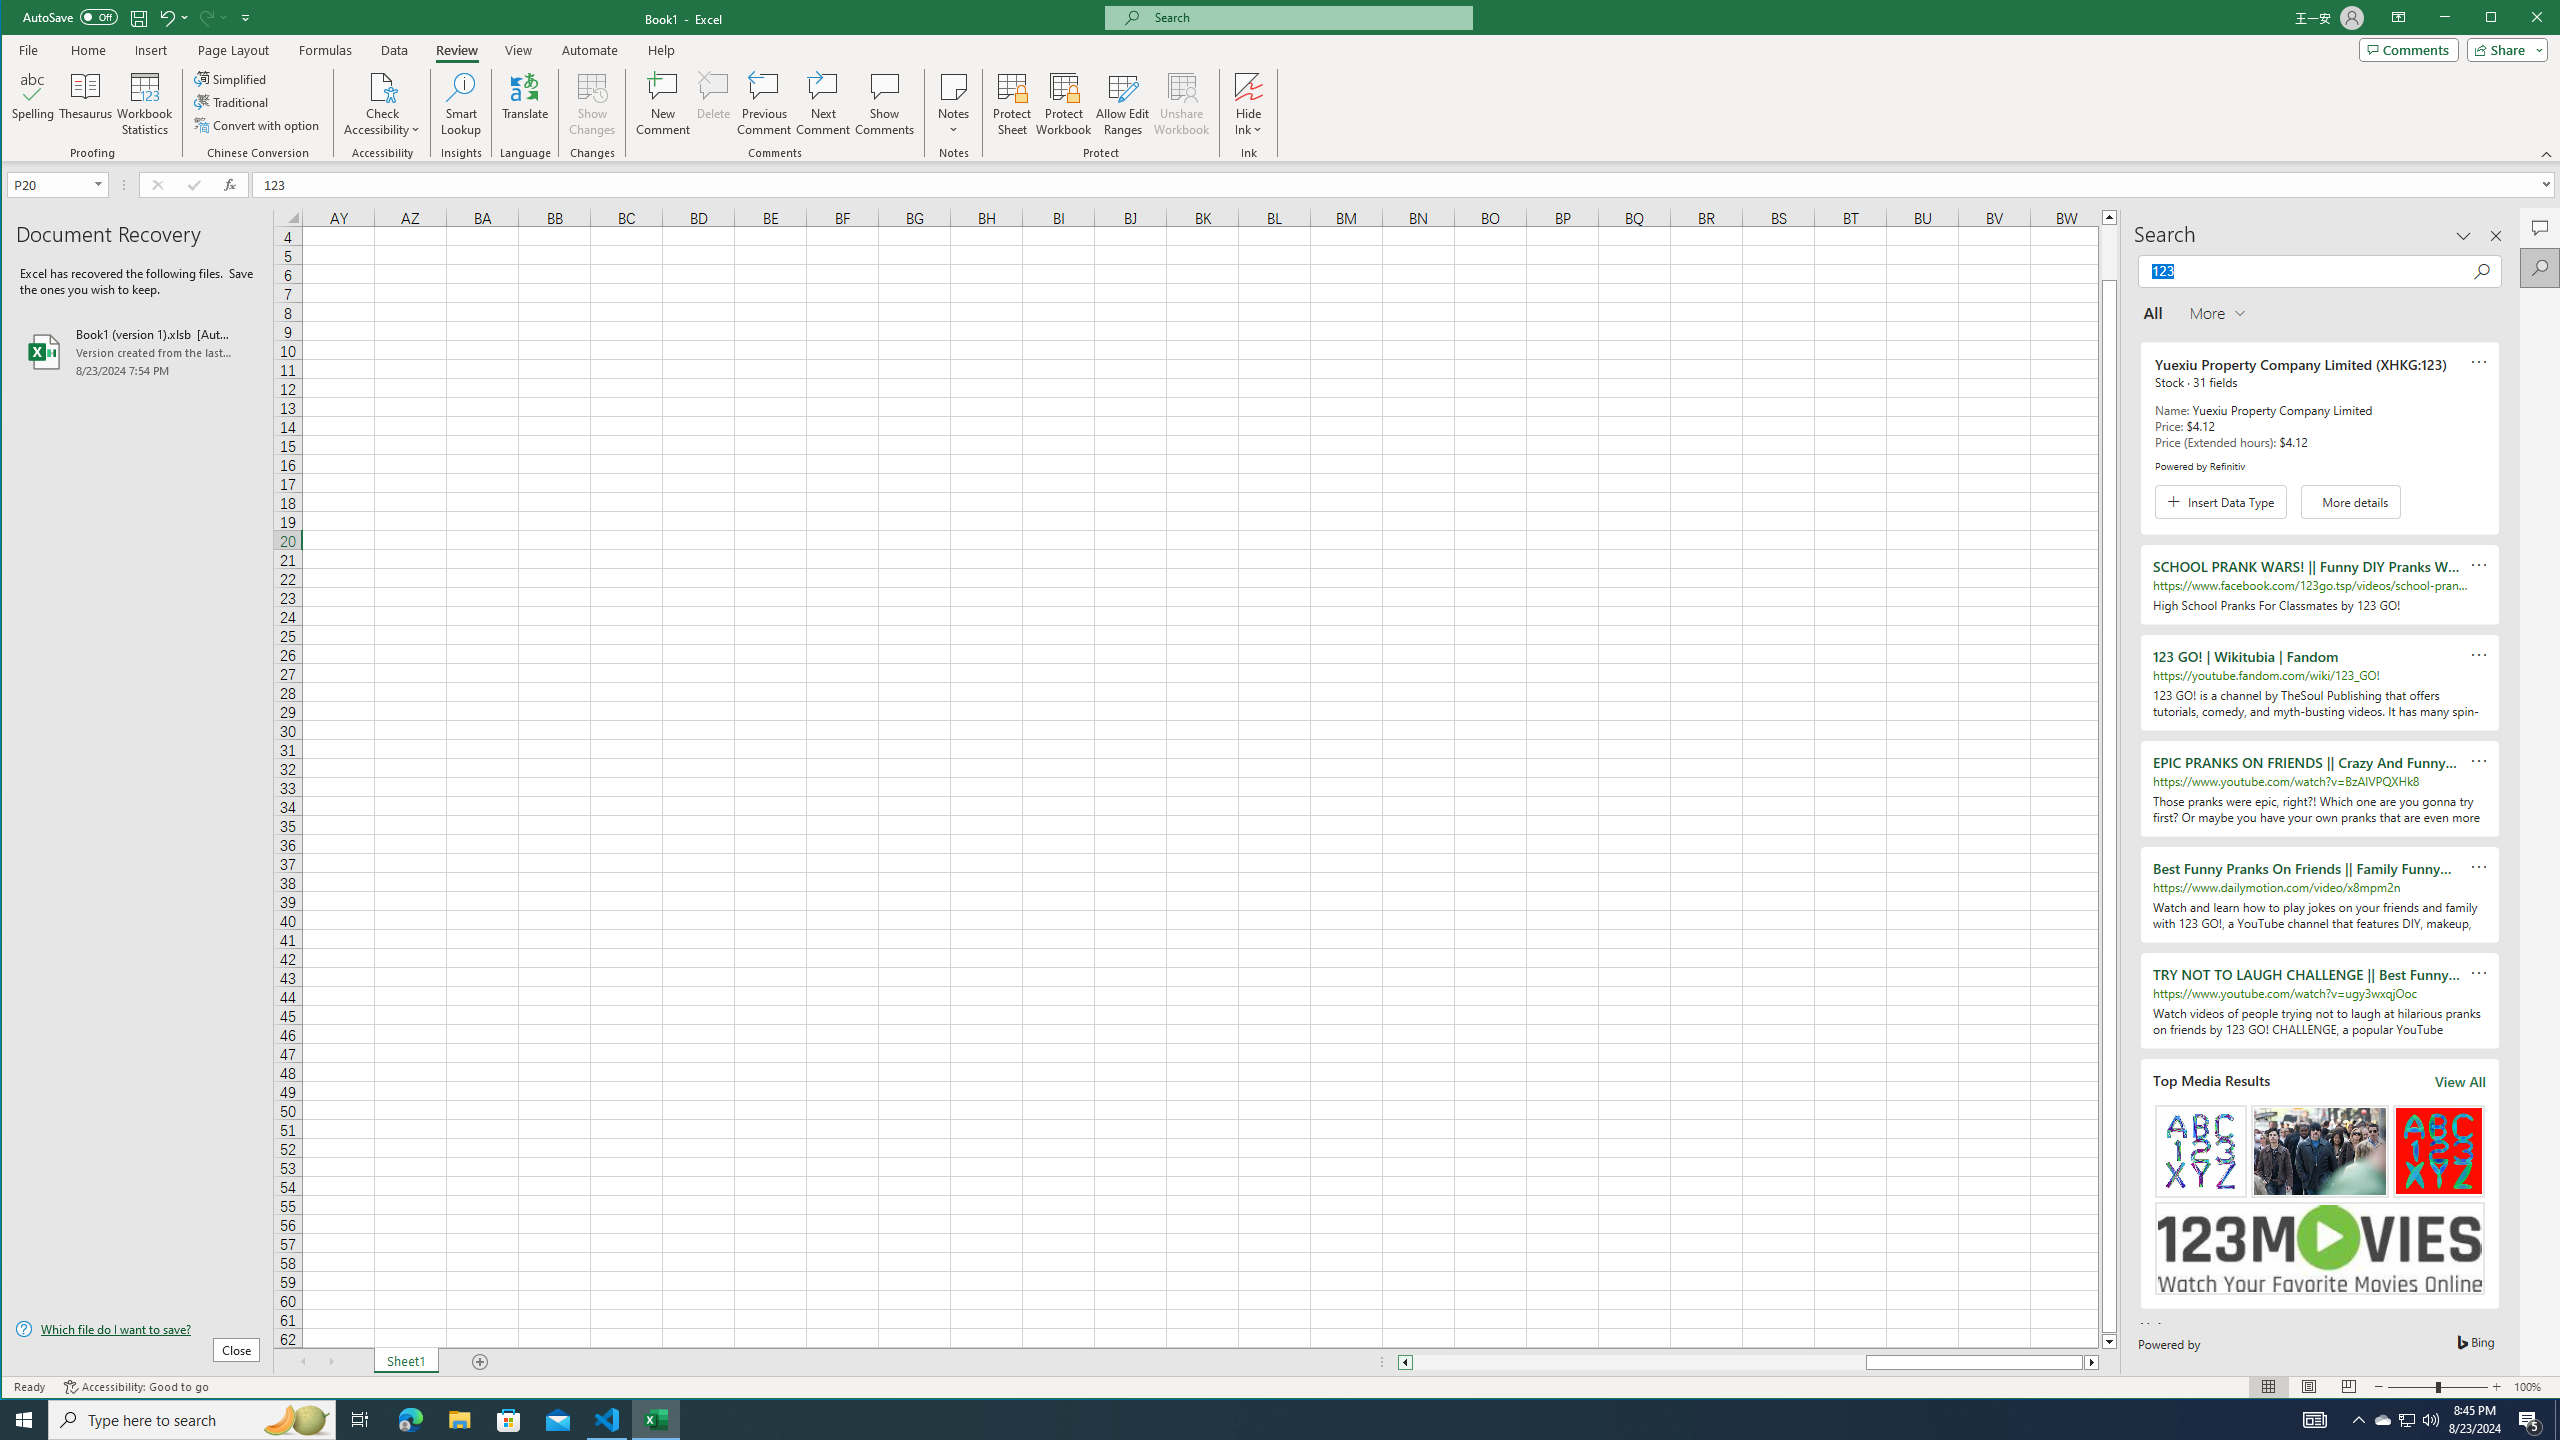 This screenshot has width=2560, height=1440. I want to click on 'File Explorer', so click(458, 1418).